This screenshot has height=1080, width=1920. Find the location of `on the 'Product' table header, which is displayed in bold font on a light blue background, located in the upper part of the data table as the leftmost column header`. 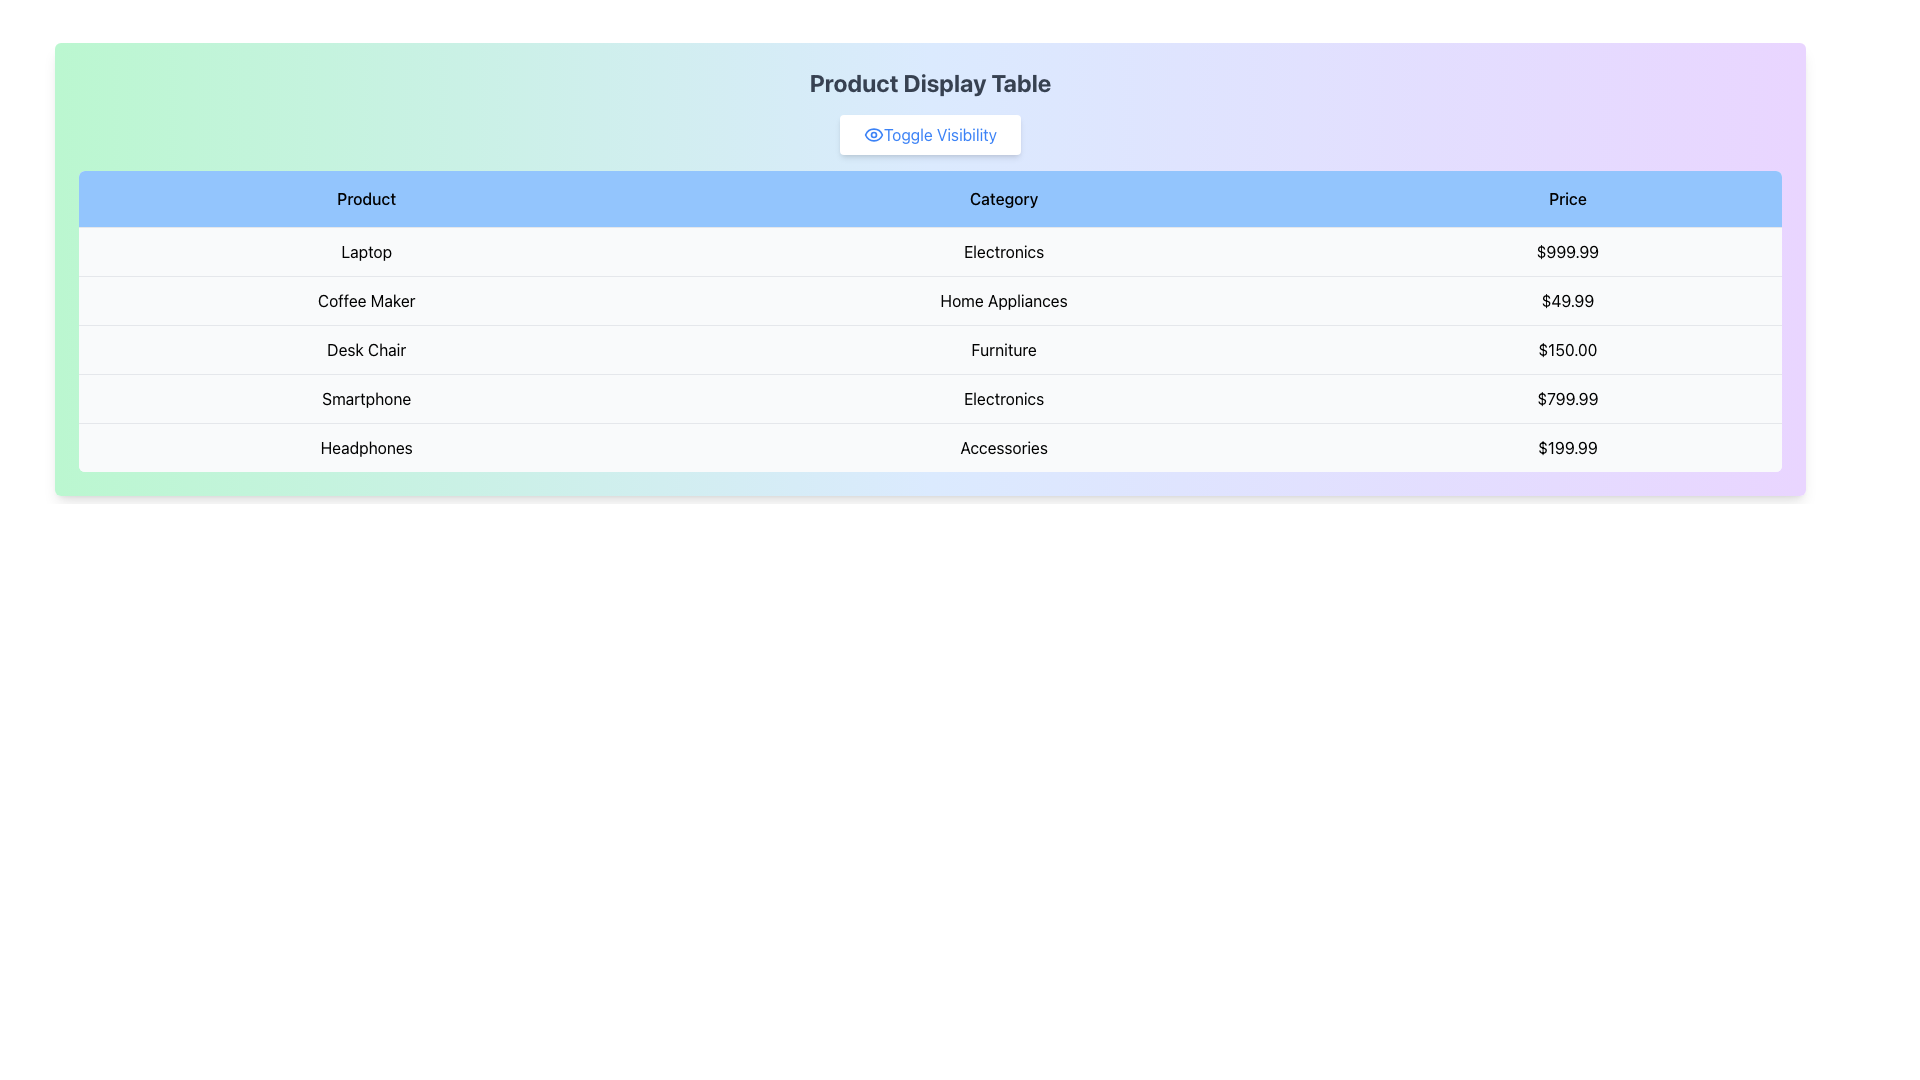

on the 'Product' table header, which is displayed in bold font on a light blue background, located in the upper part of the data table as the leftmost column header is located at coordinates (366, 199).